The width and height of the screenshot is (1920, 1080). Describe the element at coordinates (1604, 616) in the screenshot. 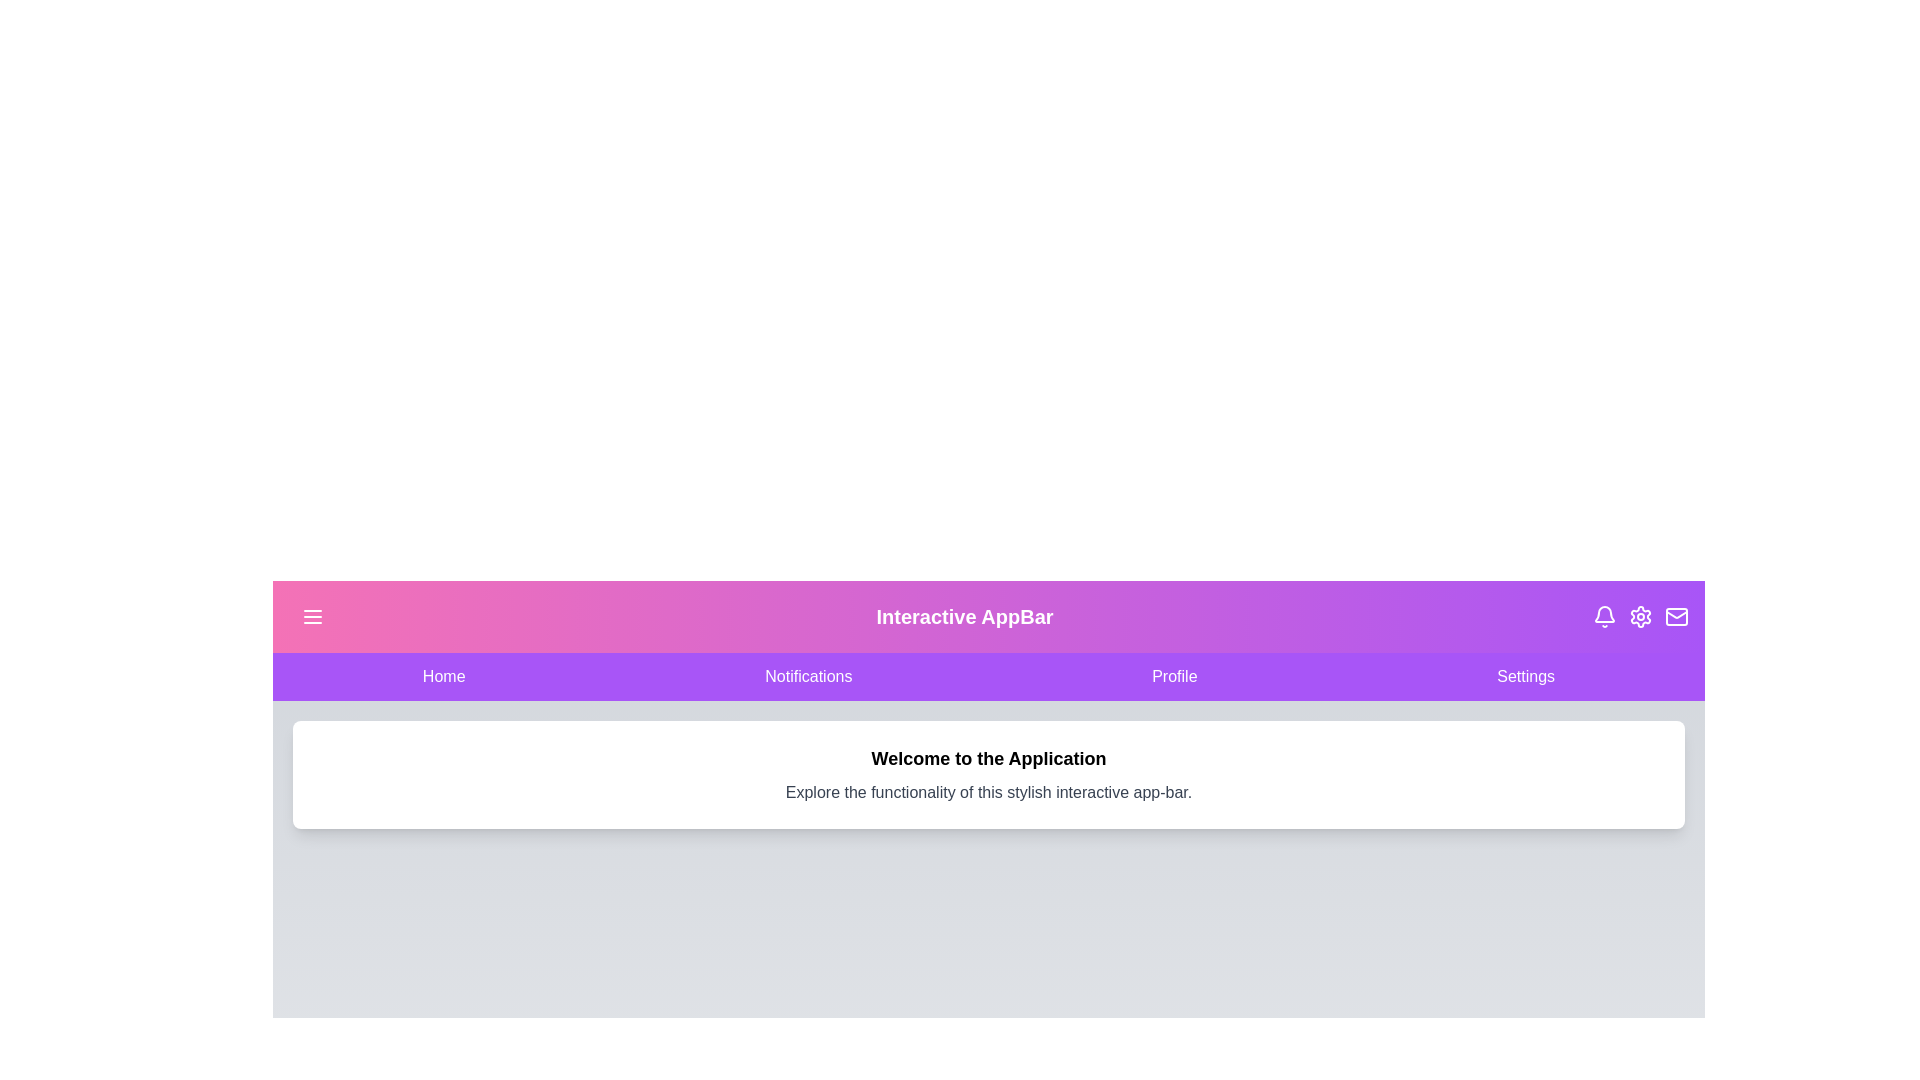

I see `the Bell icon to check notifications` at that location.